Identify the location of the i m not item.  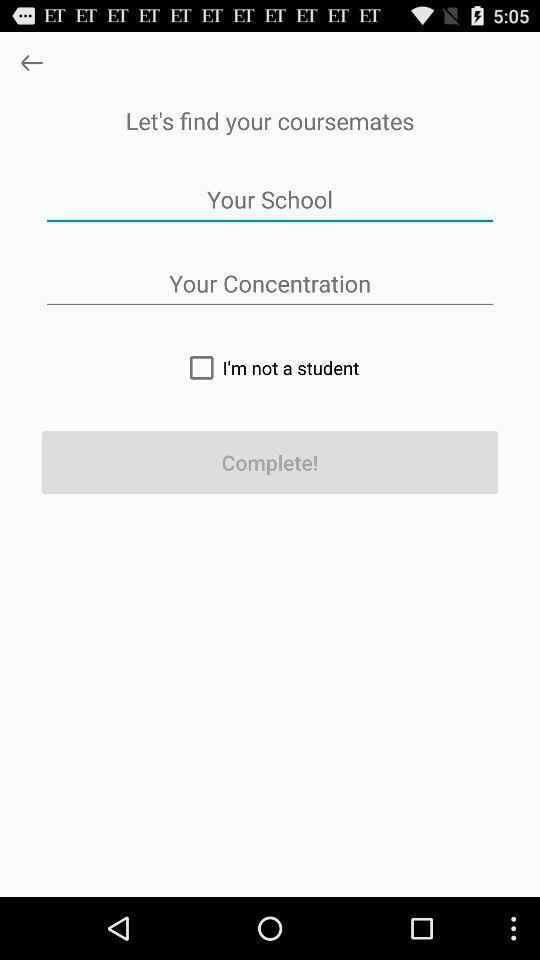
(270, 366).